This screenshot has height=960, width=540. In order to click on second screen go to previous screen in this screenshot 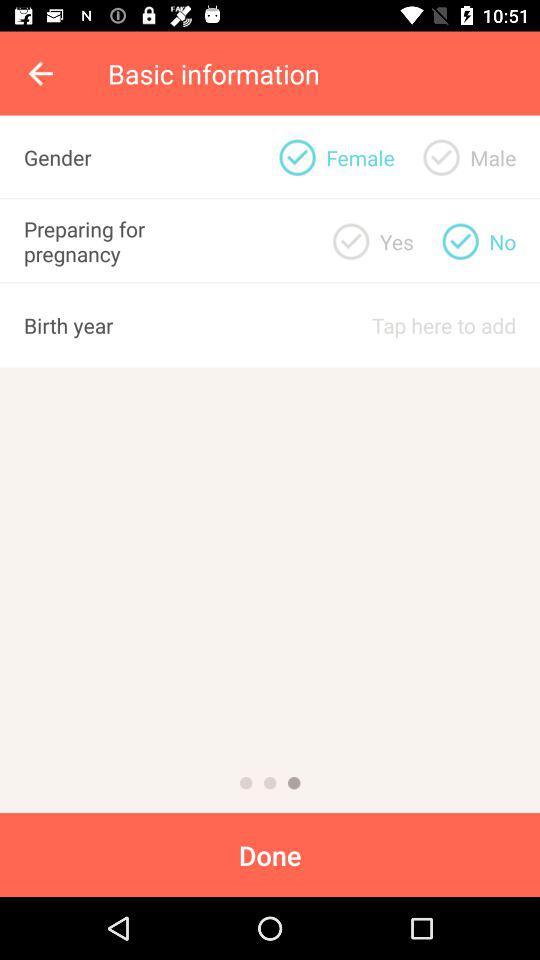, I will do `click(270, 783)`.